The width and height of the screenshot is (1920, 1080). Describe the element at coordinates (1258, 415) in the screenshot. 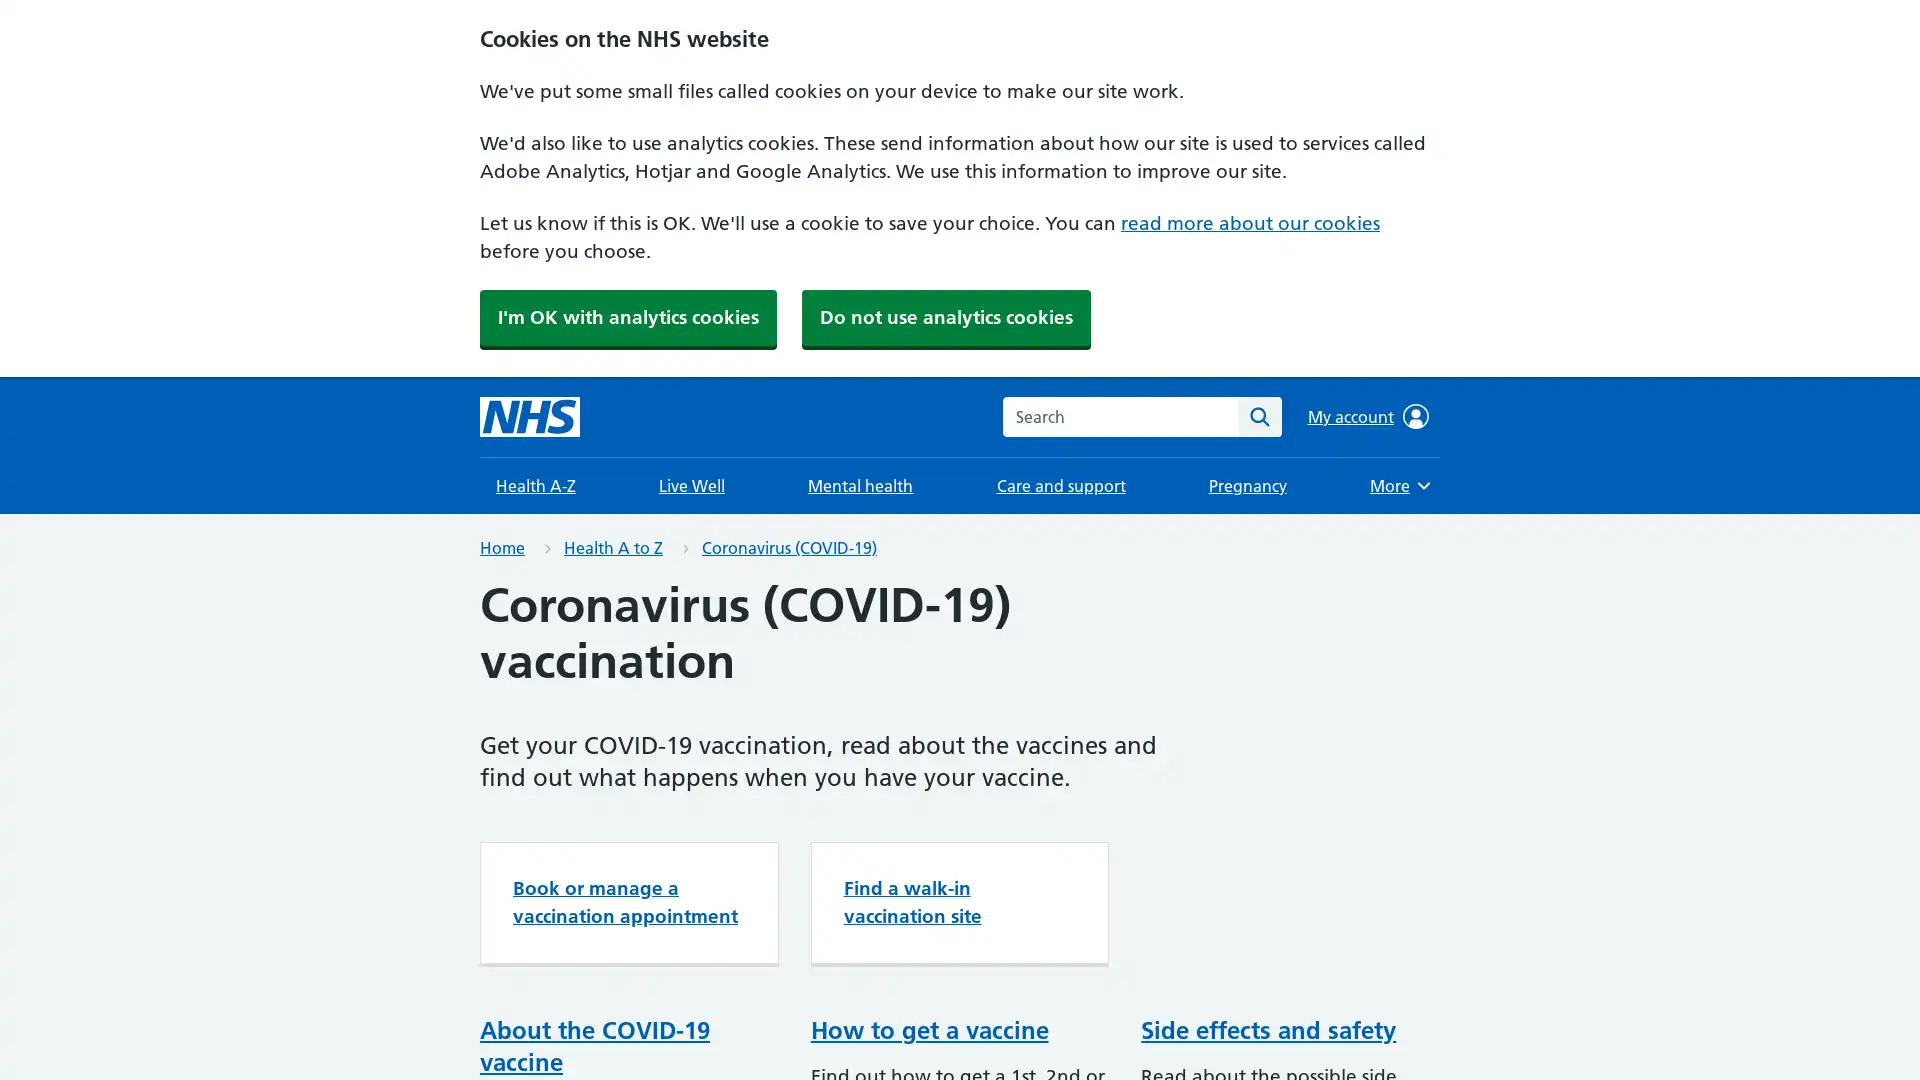

I see `Search` at that location.